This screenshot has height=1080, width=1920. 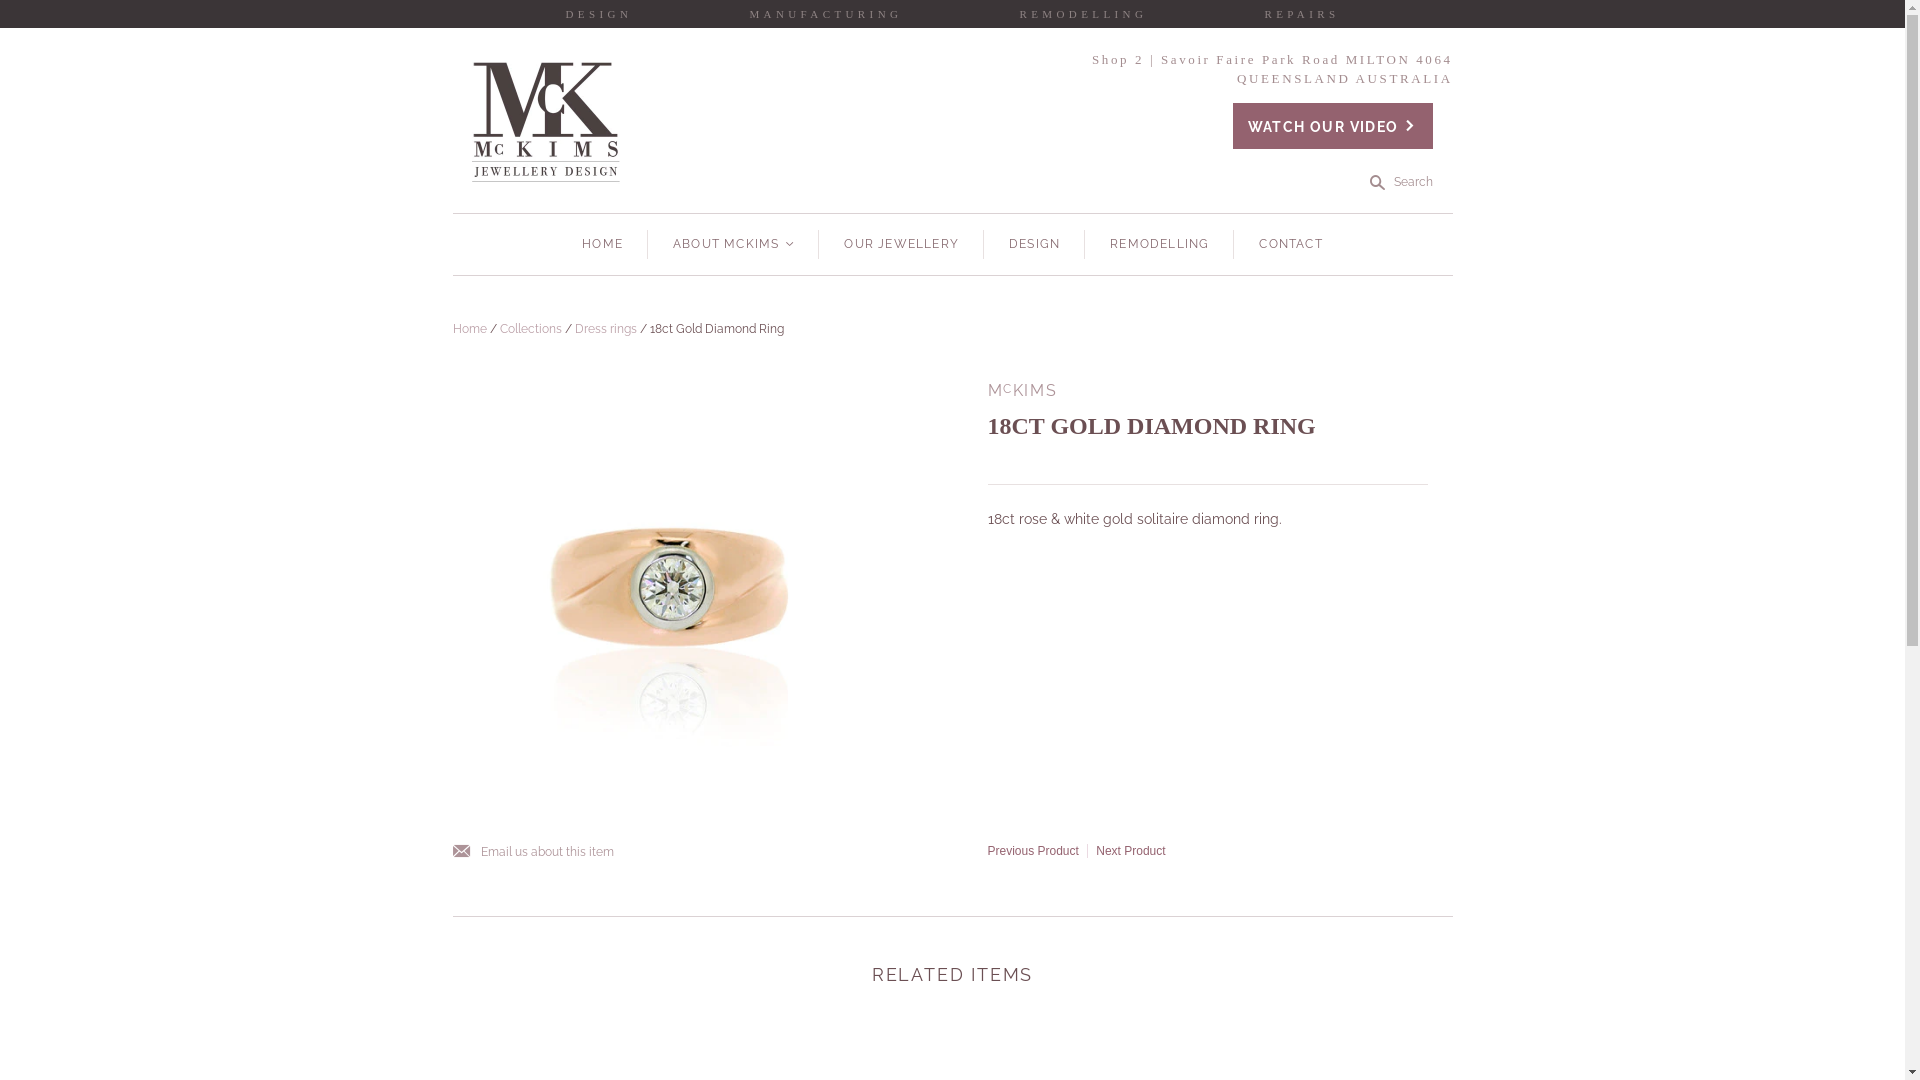 What do you see at coordinates (1130, 851) in the screenshot?
I see `'Next Product'` at bounding box center [1130, 851].